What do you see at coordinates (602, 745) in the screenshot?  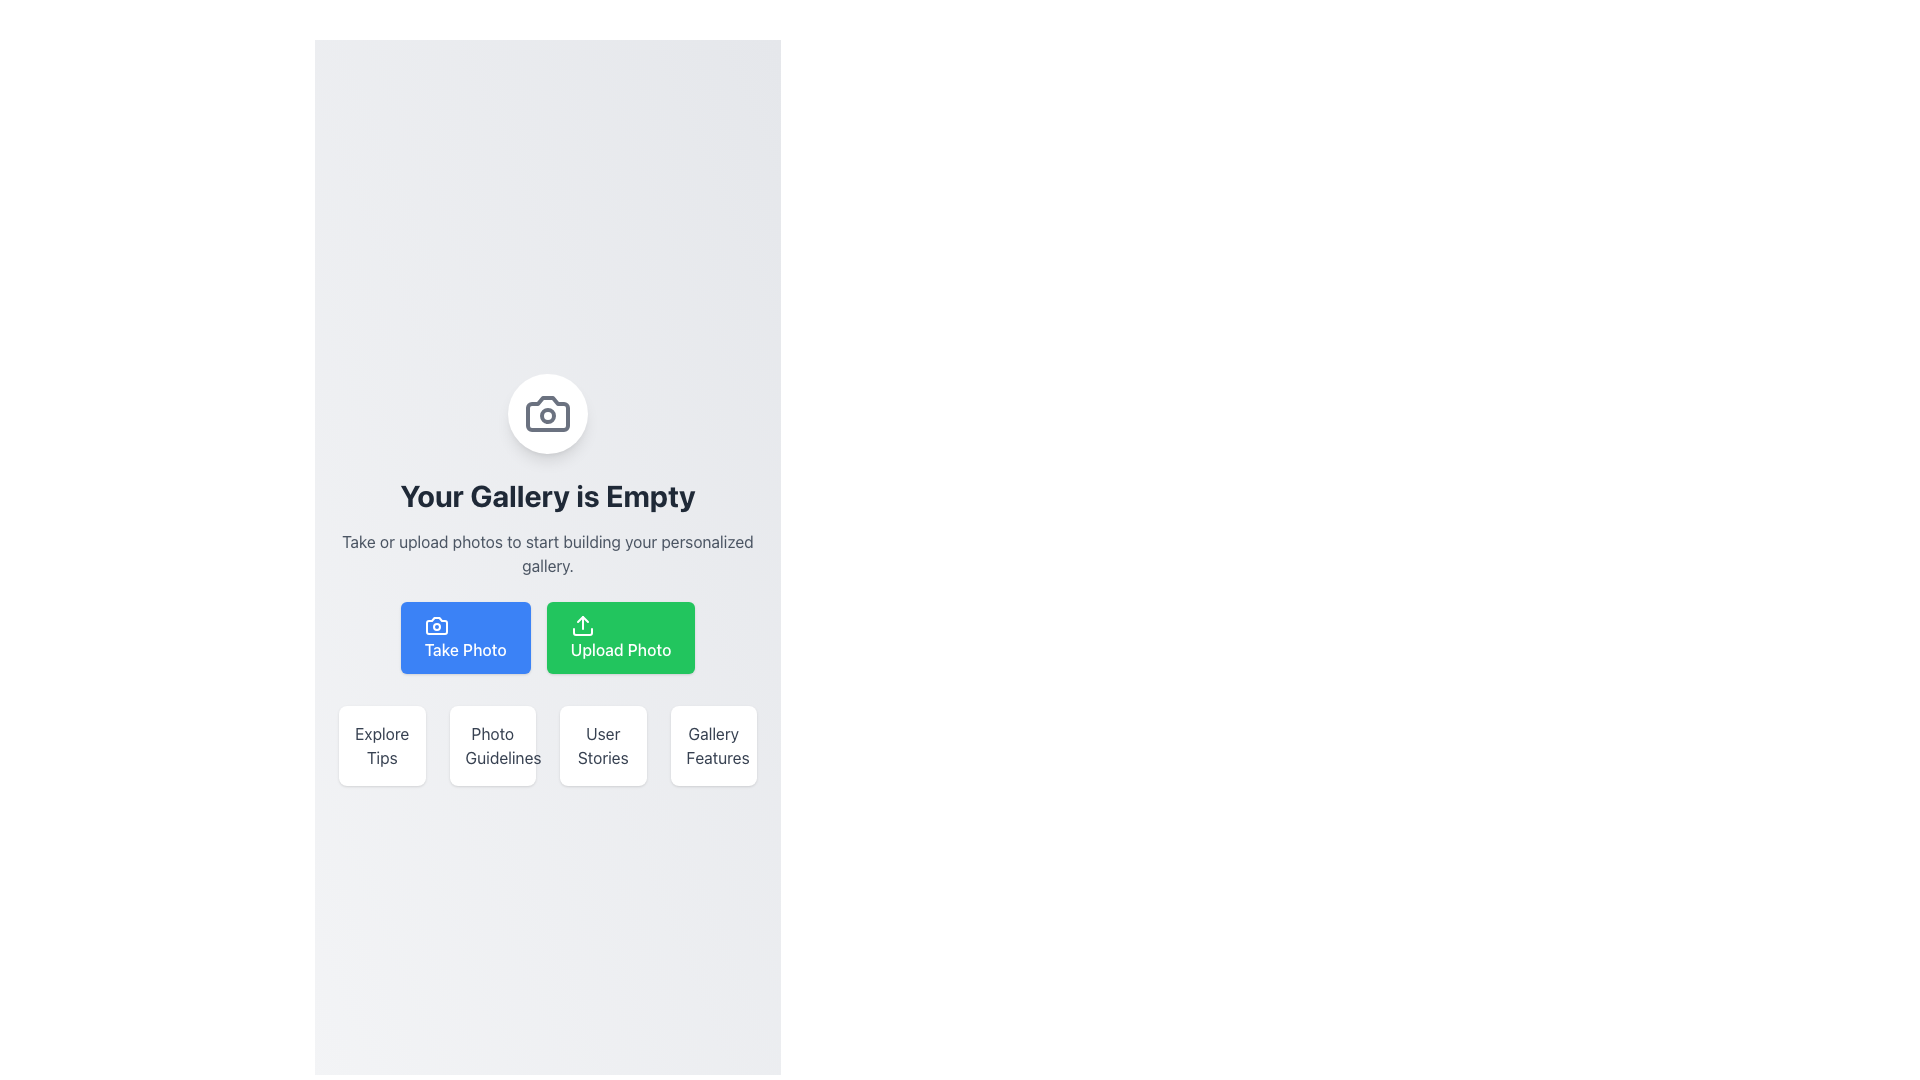 I see `the 'User Stories' button, which is the third button in a grid layout positioned below 'Take Photo' and 'Upload Photo'` at bounding box center [602, 745].